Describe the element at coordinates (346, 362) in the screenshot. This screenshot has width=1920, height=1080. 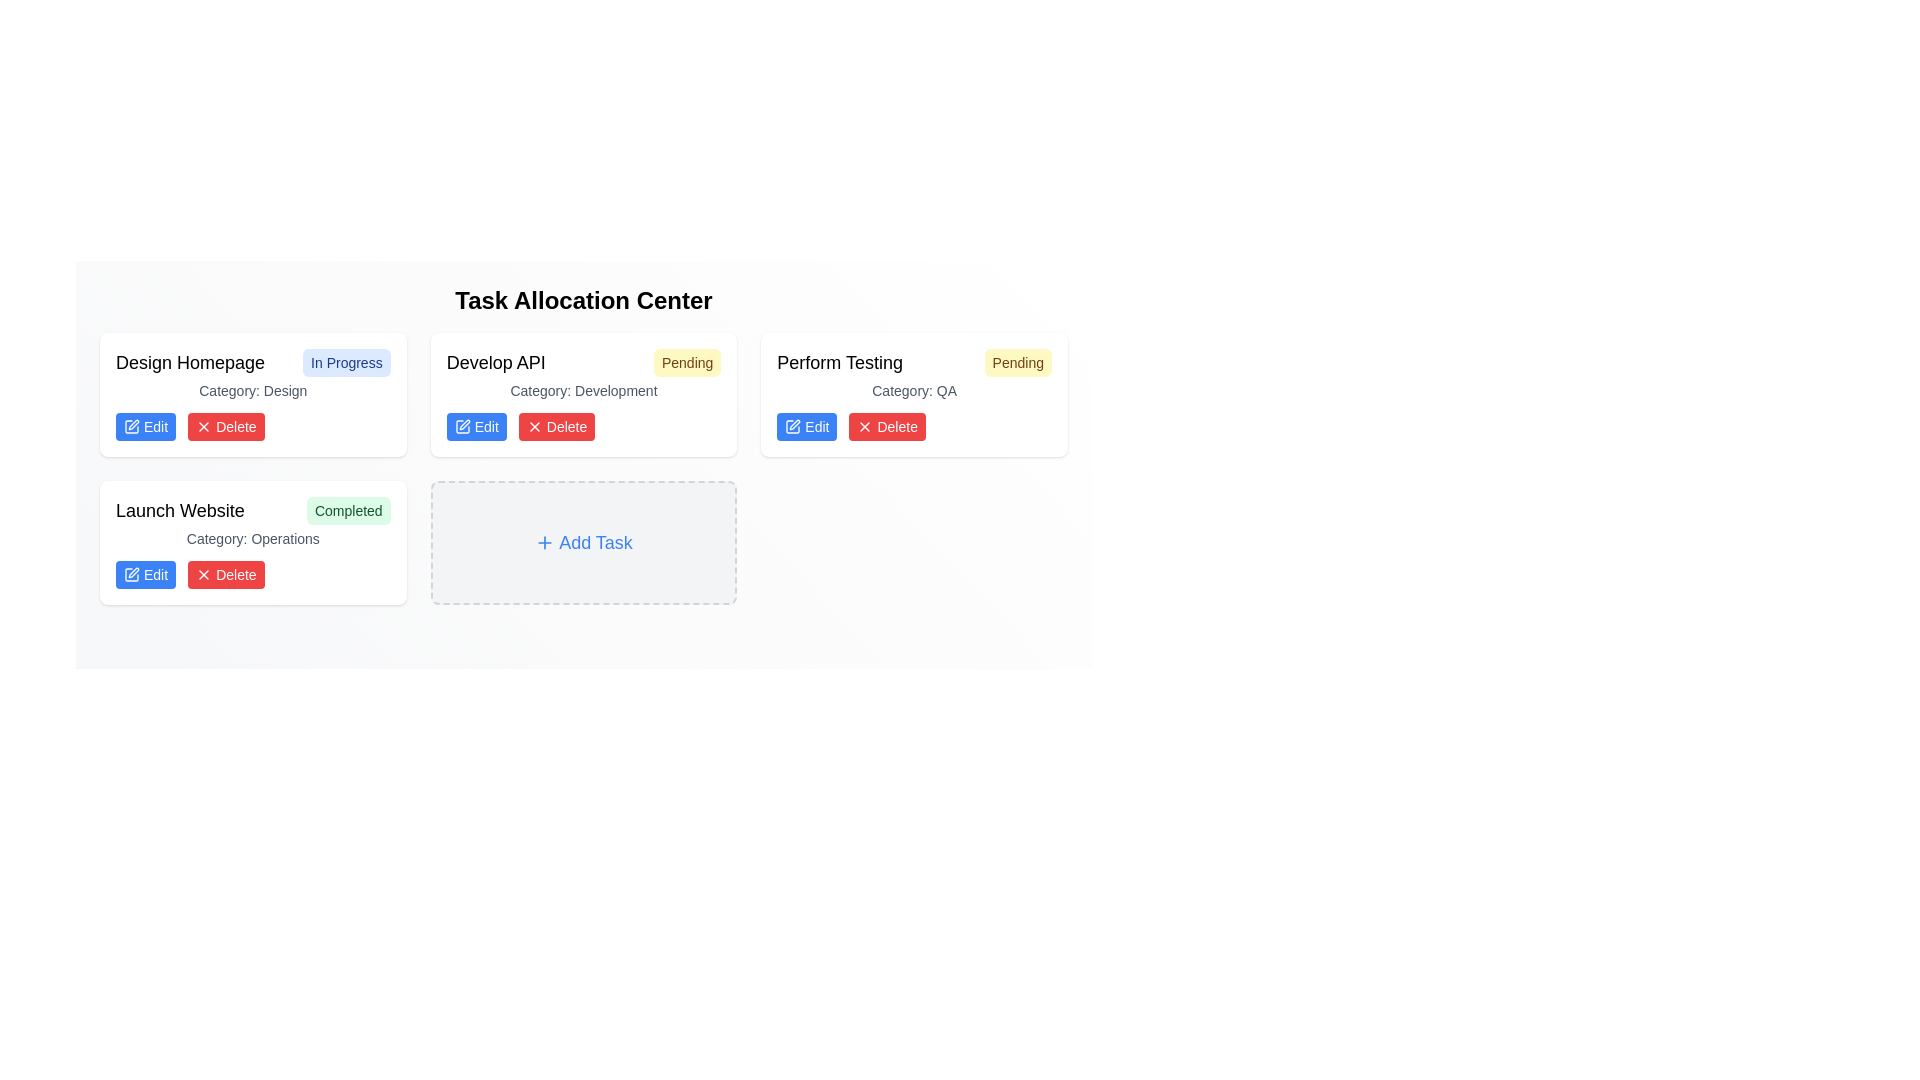
I see `the status indicator displaying 'In Progress' located in the top-right corner of the 'Design Homepage' card` at that location.